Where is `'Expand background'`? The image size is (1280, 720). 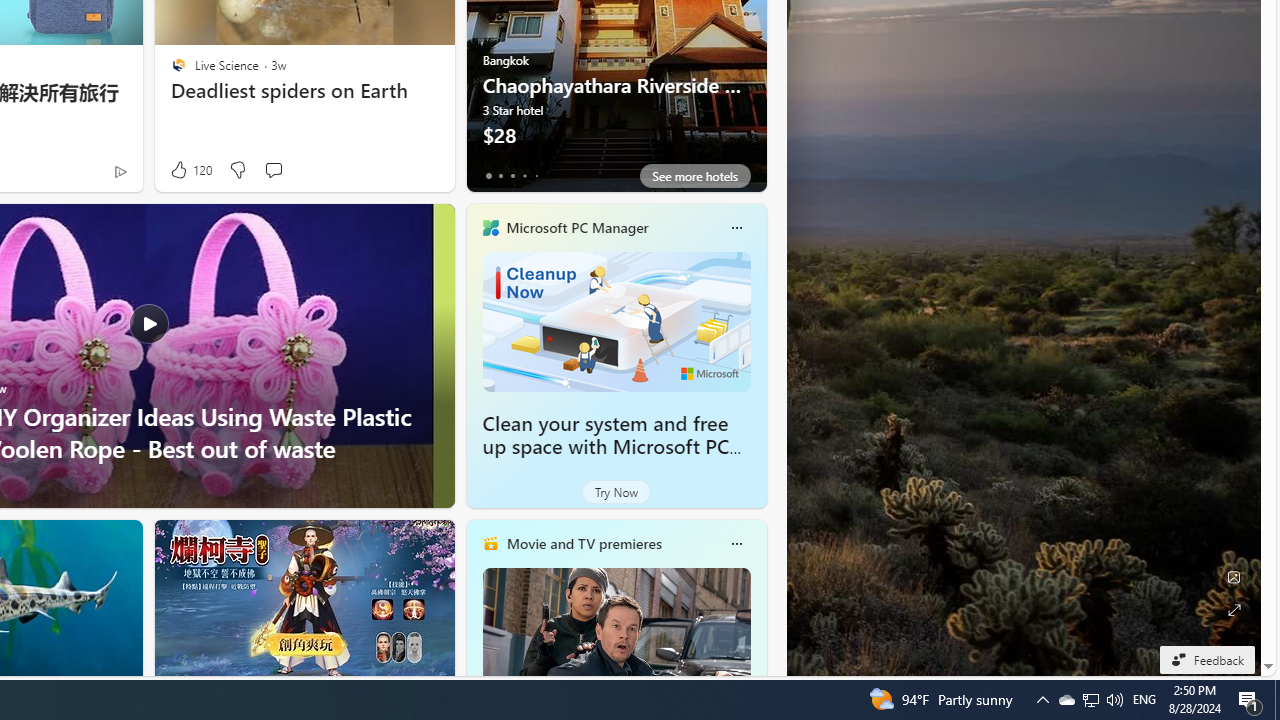
'Expand background' is located at coordinates (1232, 609).